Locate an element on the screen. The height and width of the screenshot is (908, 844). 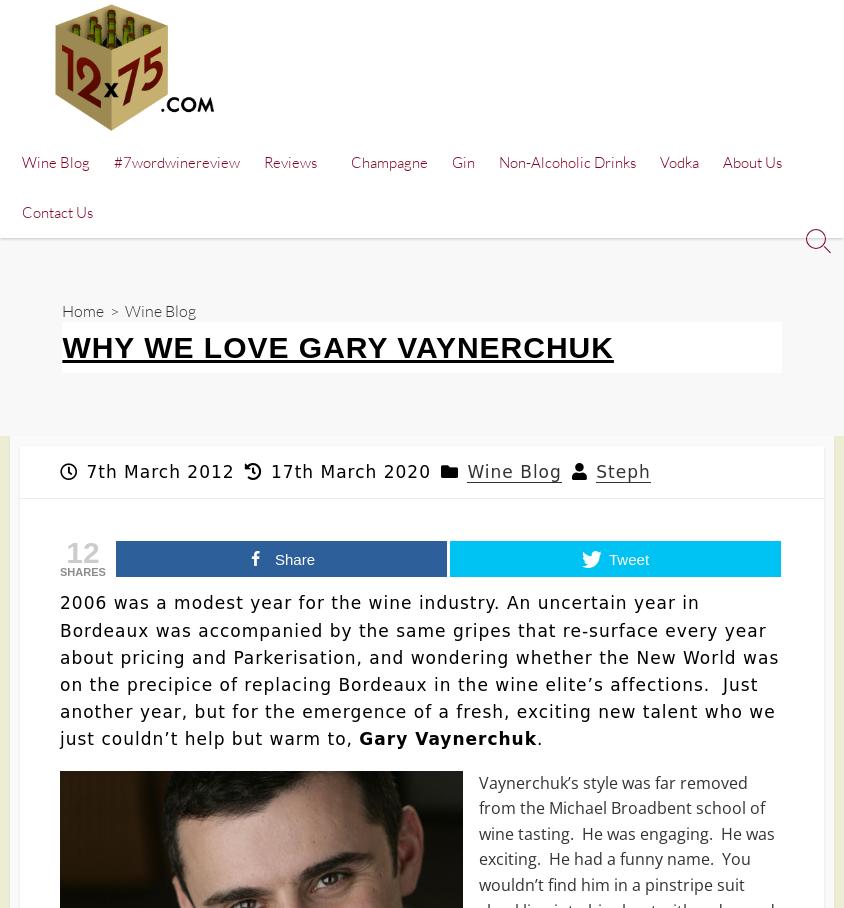
'Best Red Wine Glasses of 2020 | Ultimate Buyer’s Guide & Reviews' is located at coordinates (346, 570).